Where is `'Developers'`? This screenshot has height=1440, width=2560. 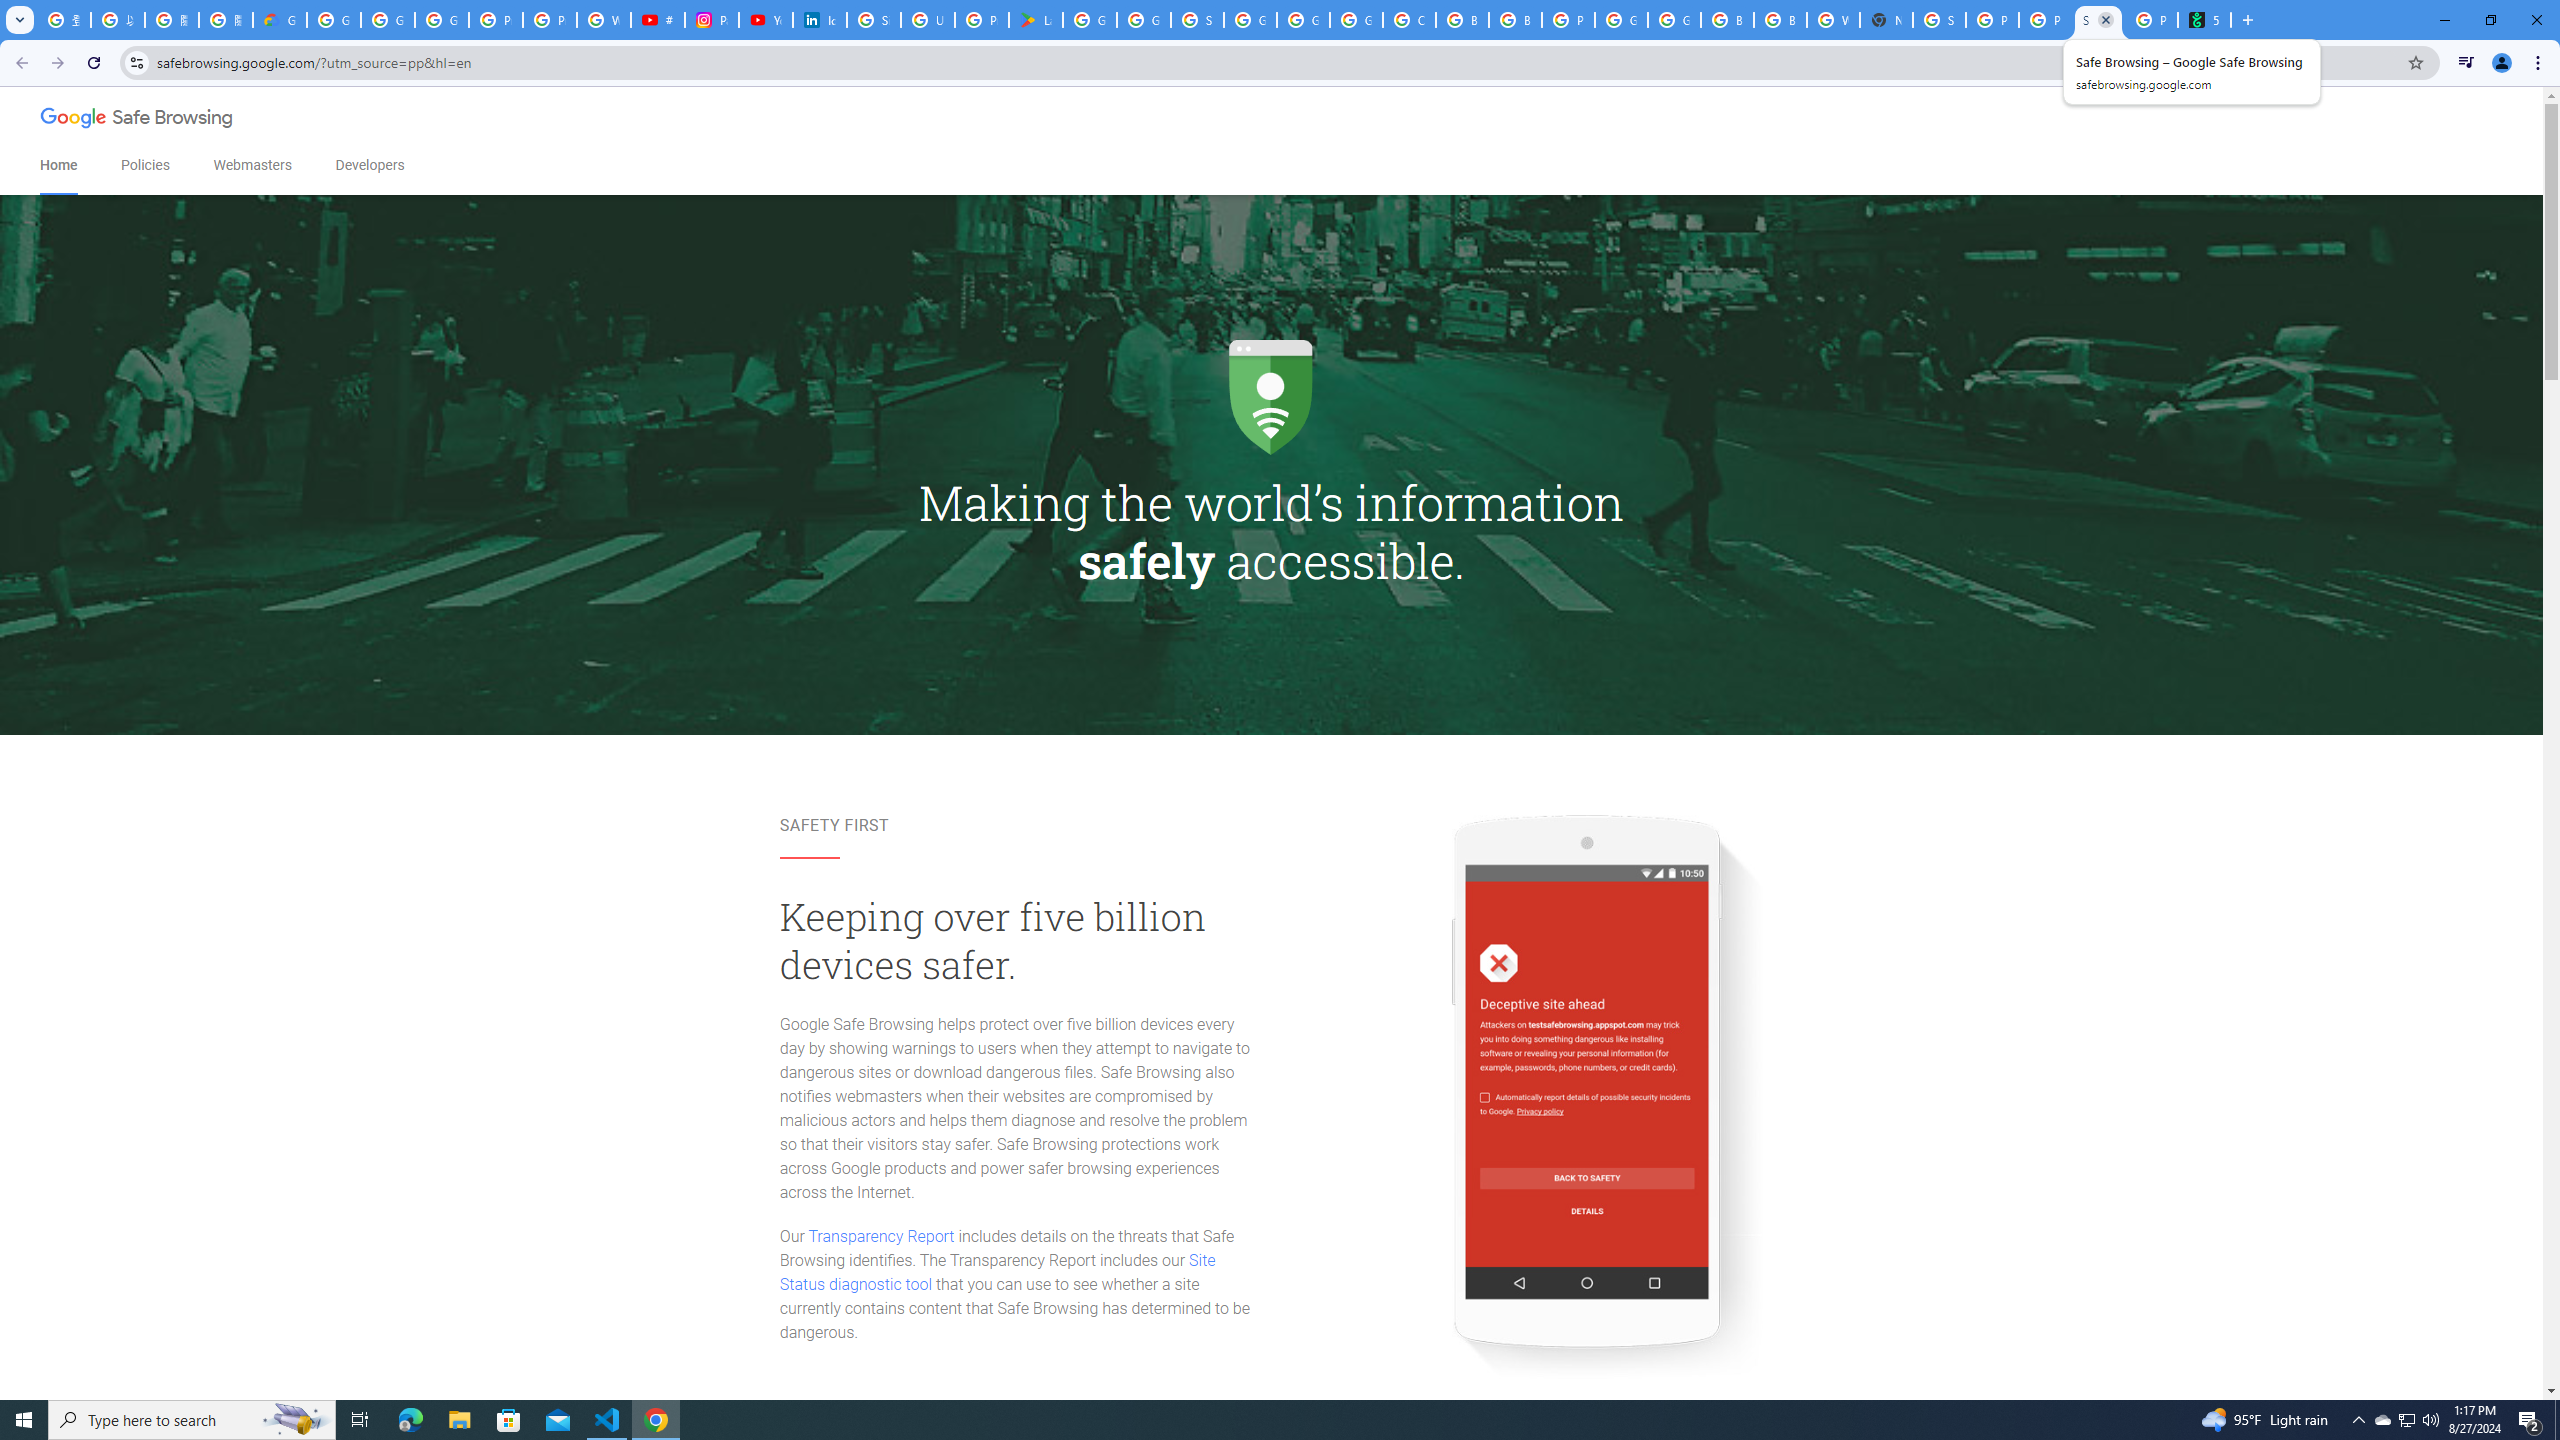
'Developers' is located at coordinates (368, 165).